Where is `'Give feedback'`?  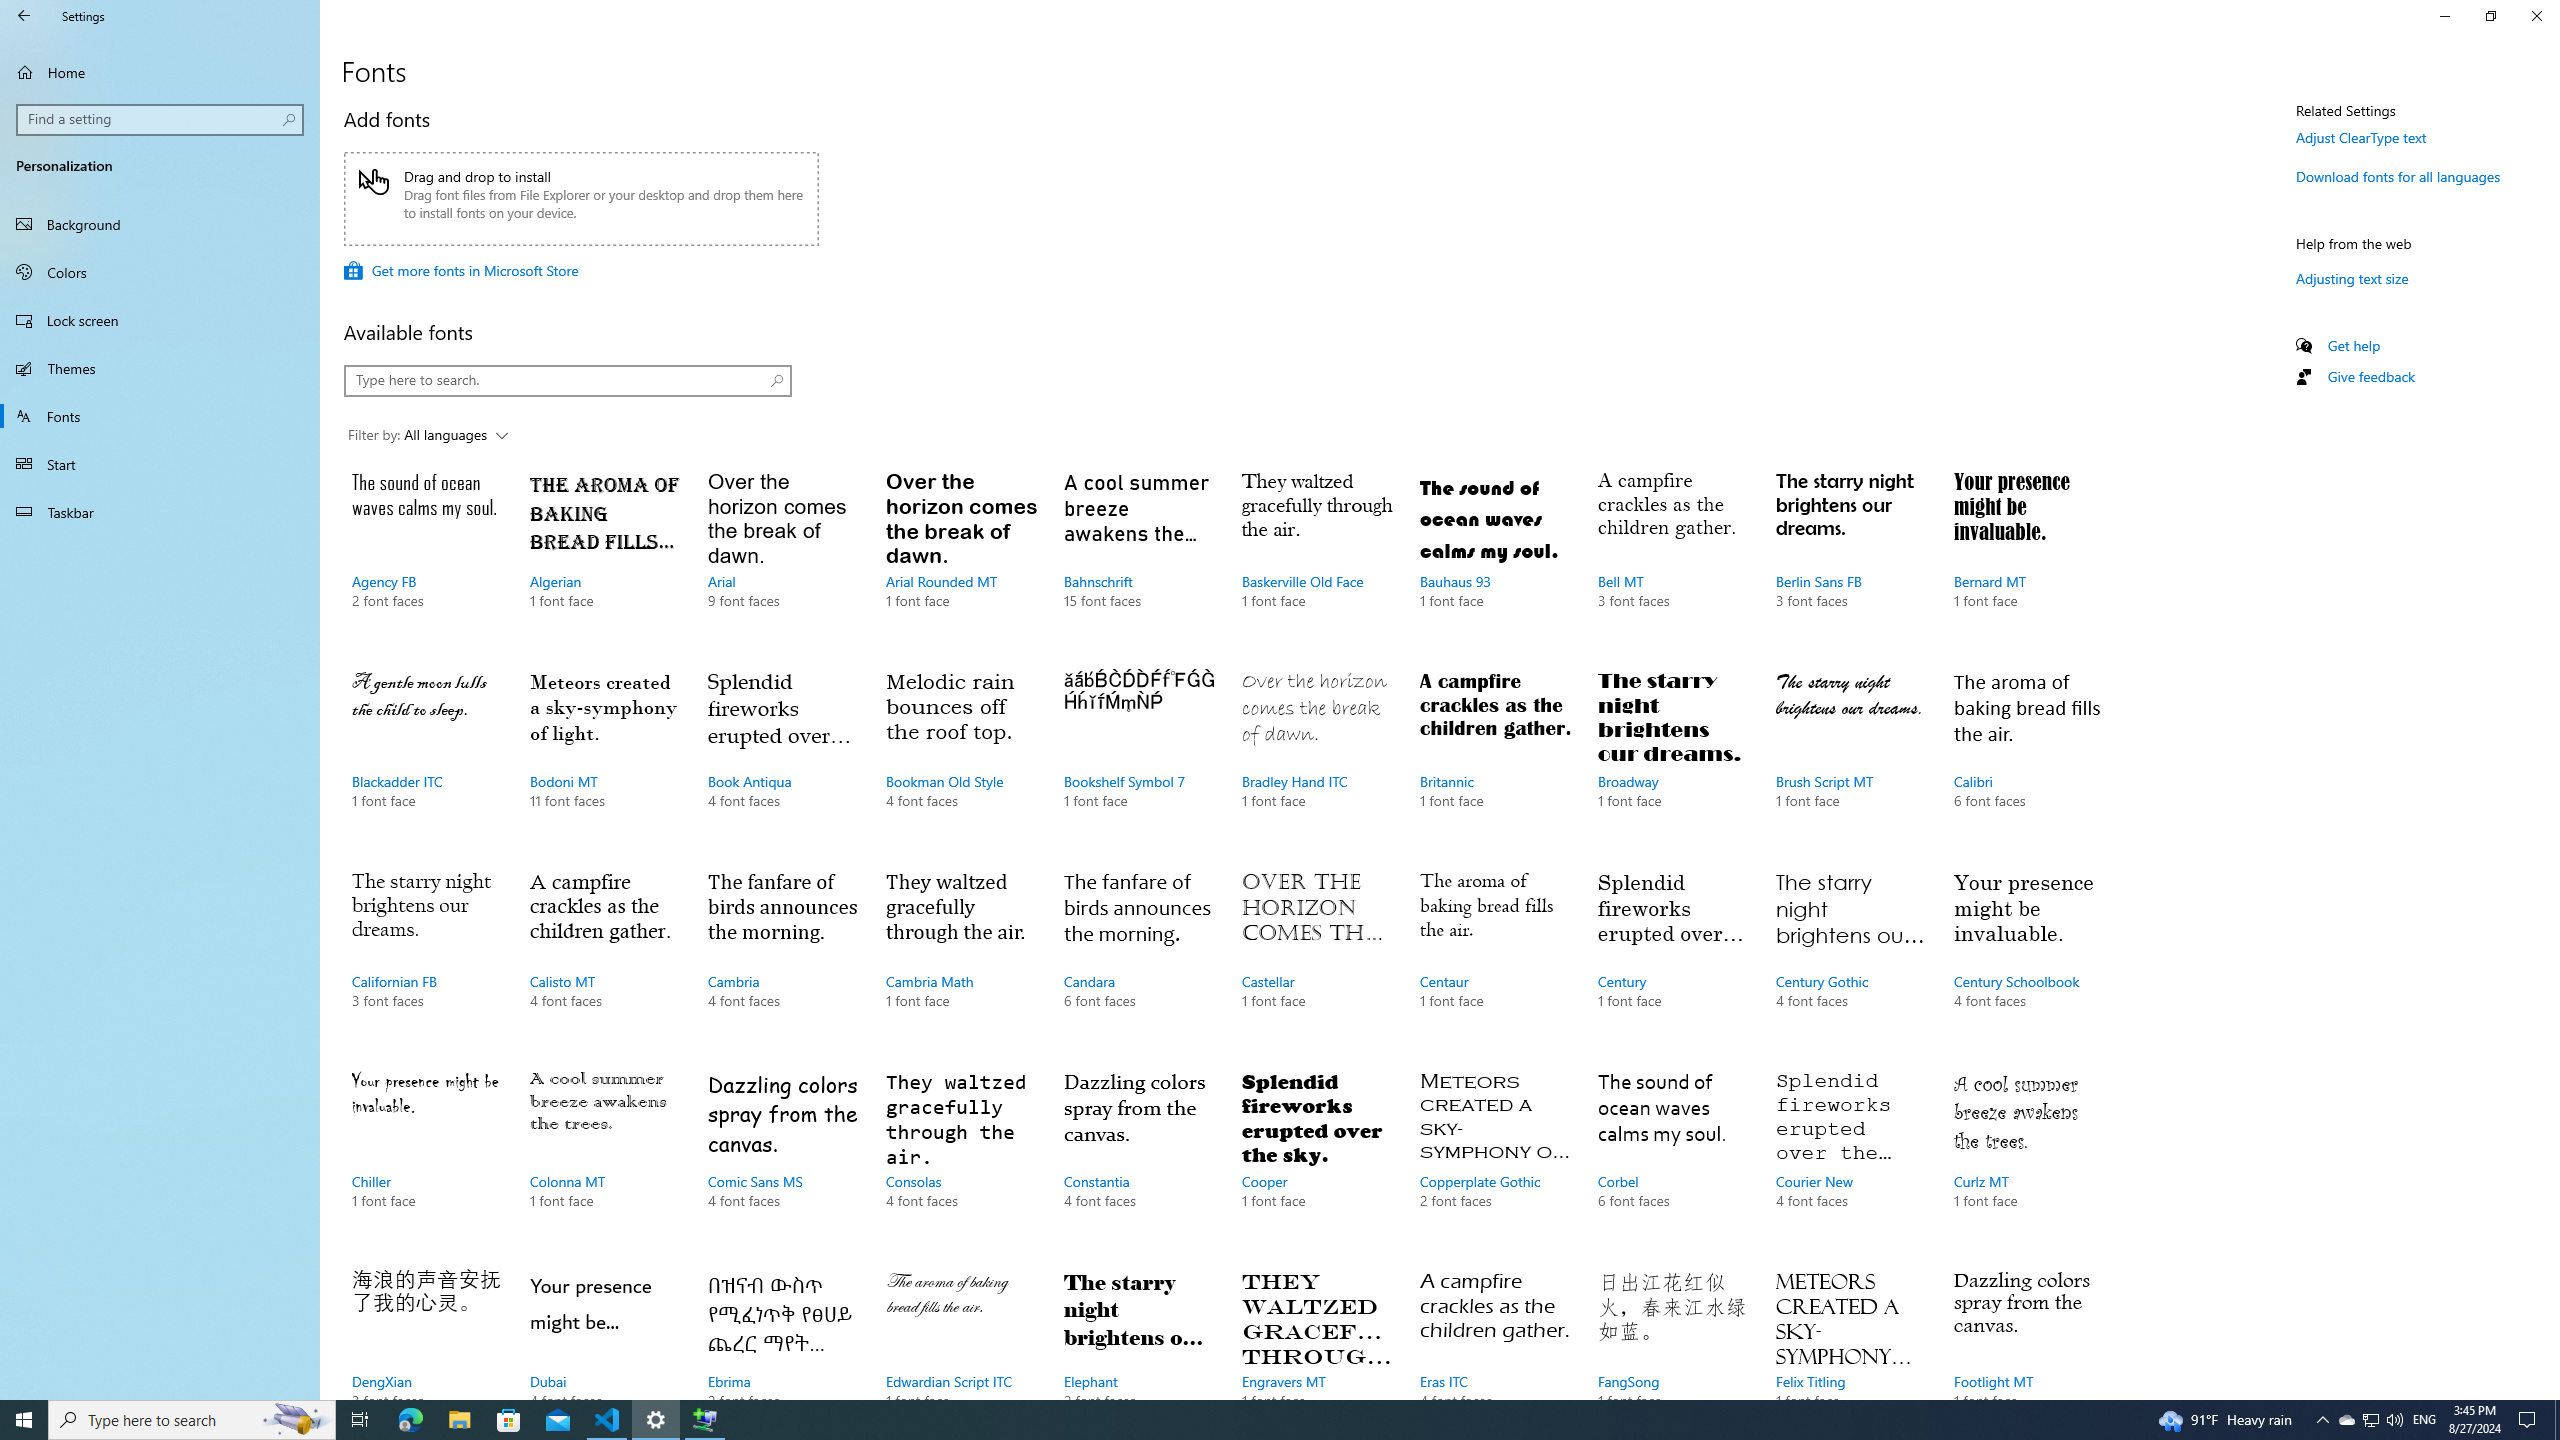
'Give feedback' is located at coordinates (2369, 375).